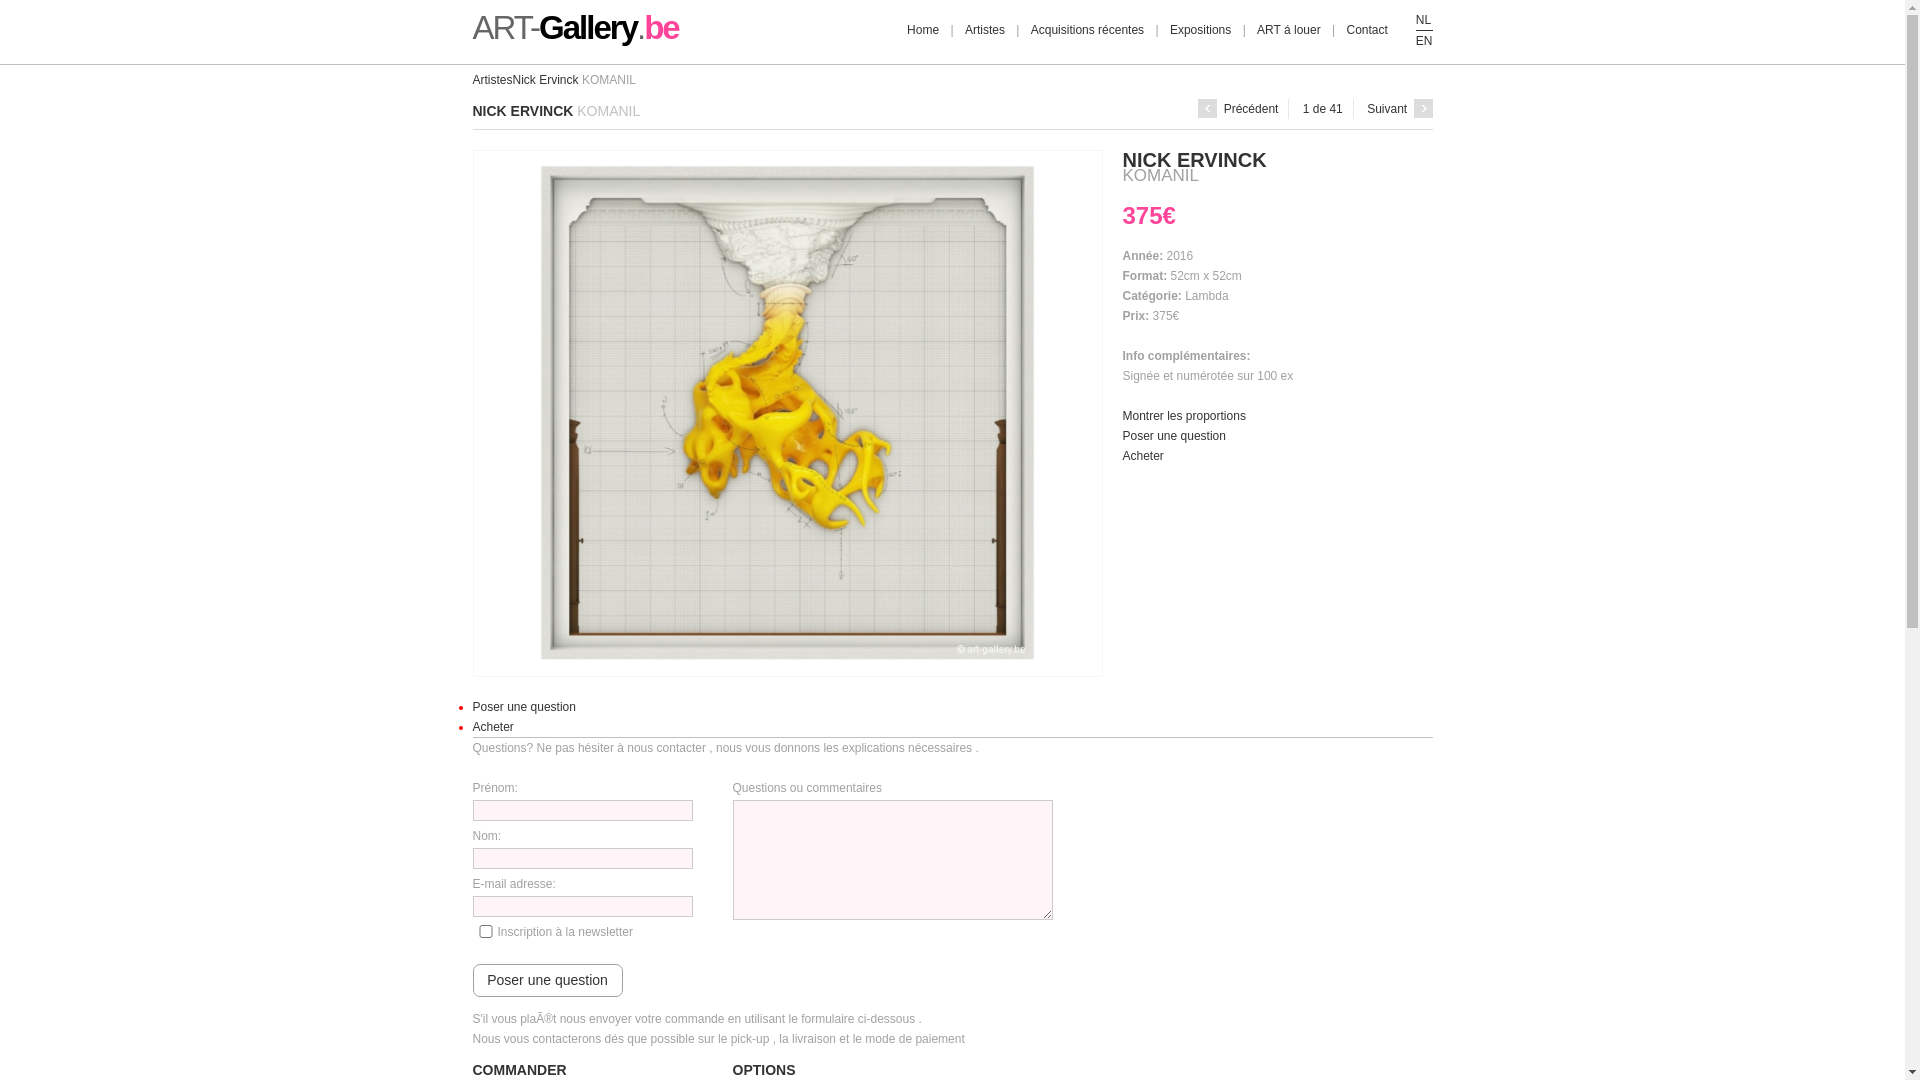 The width and height of the screenshot is (1920, 1080). I want to click on 'Artistes', so click(955, 30).